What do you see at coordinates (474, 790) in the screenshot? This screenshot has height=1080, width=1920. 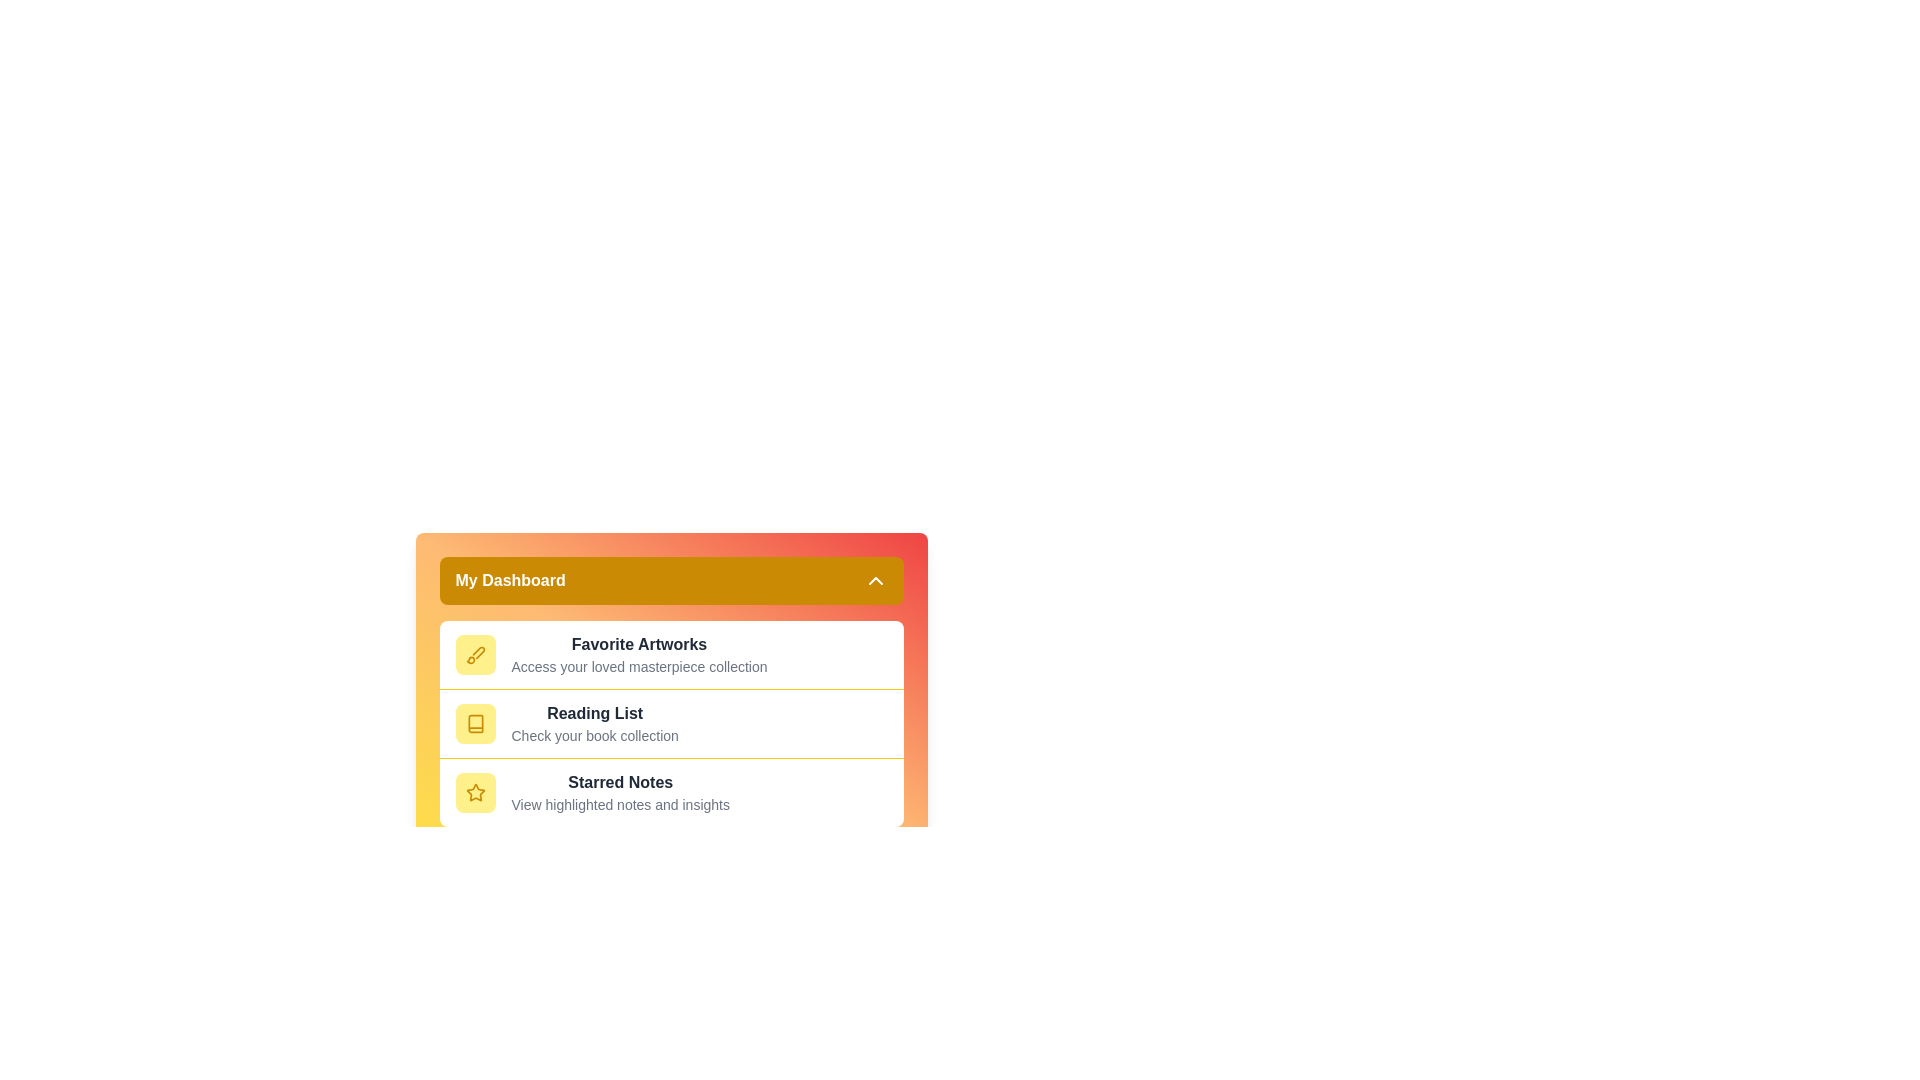 I see `the star icon located in the lower section of the dashboard menu to mark or unmark notes as starred` at bounding box center [474, 790].